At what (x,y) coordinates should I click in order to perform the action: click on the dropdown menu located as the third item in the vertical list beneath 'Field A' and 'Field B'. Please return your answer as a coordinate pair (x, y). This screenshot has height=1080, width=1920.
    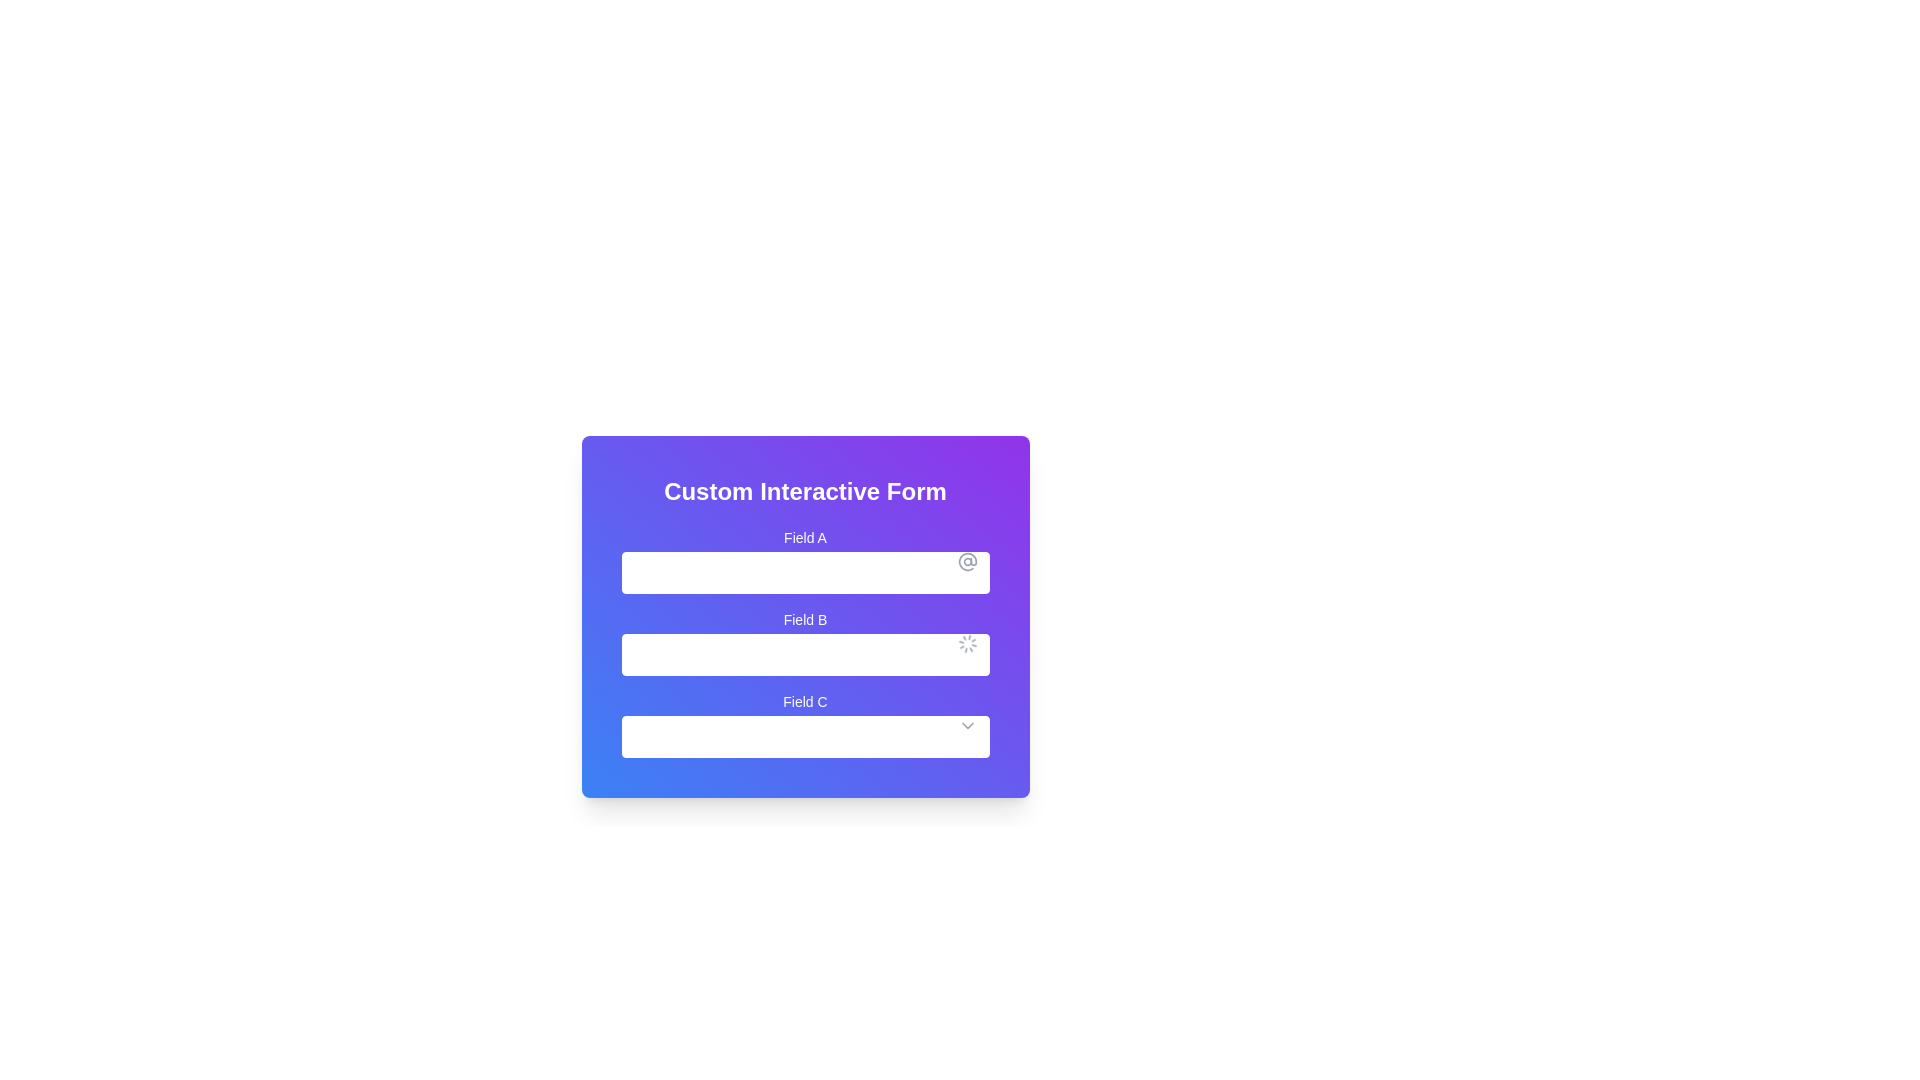
    Looking at the image, I should click on (805, 725).